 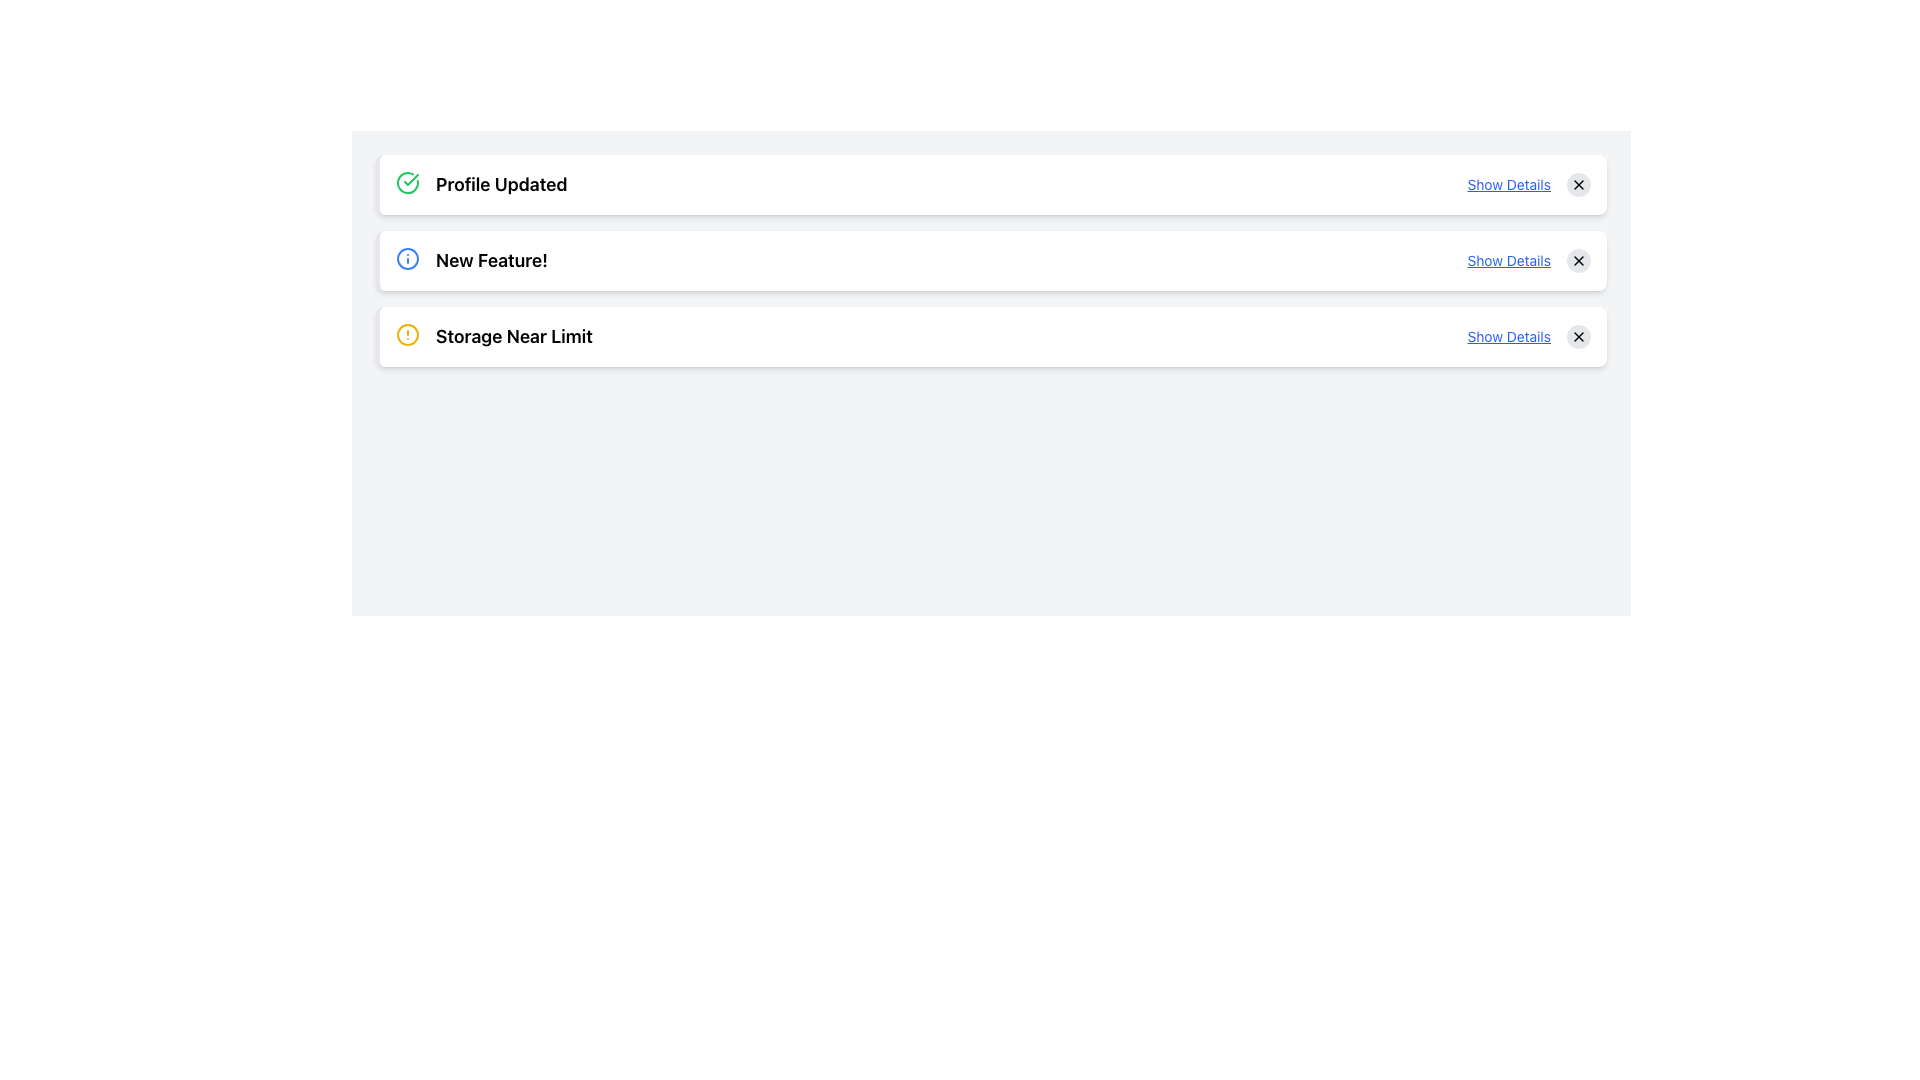 I want to click on the success status icon located on the left side of the 'Profile Updated' text, which indicates that the action has been completed, so click(x=407, y=182).